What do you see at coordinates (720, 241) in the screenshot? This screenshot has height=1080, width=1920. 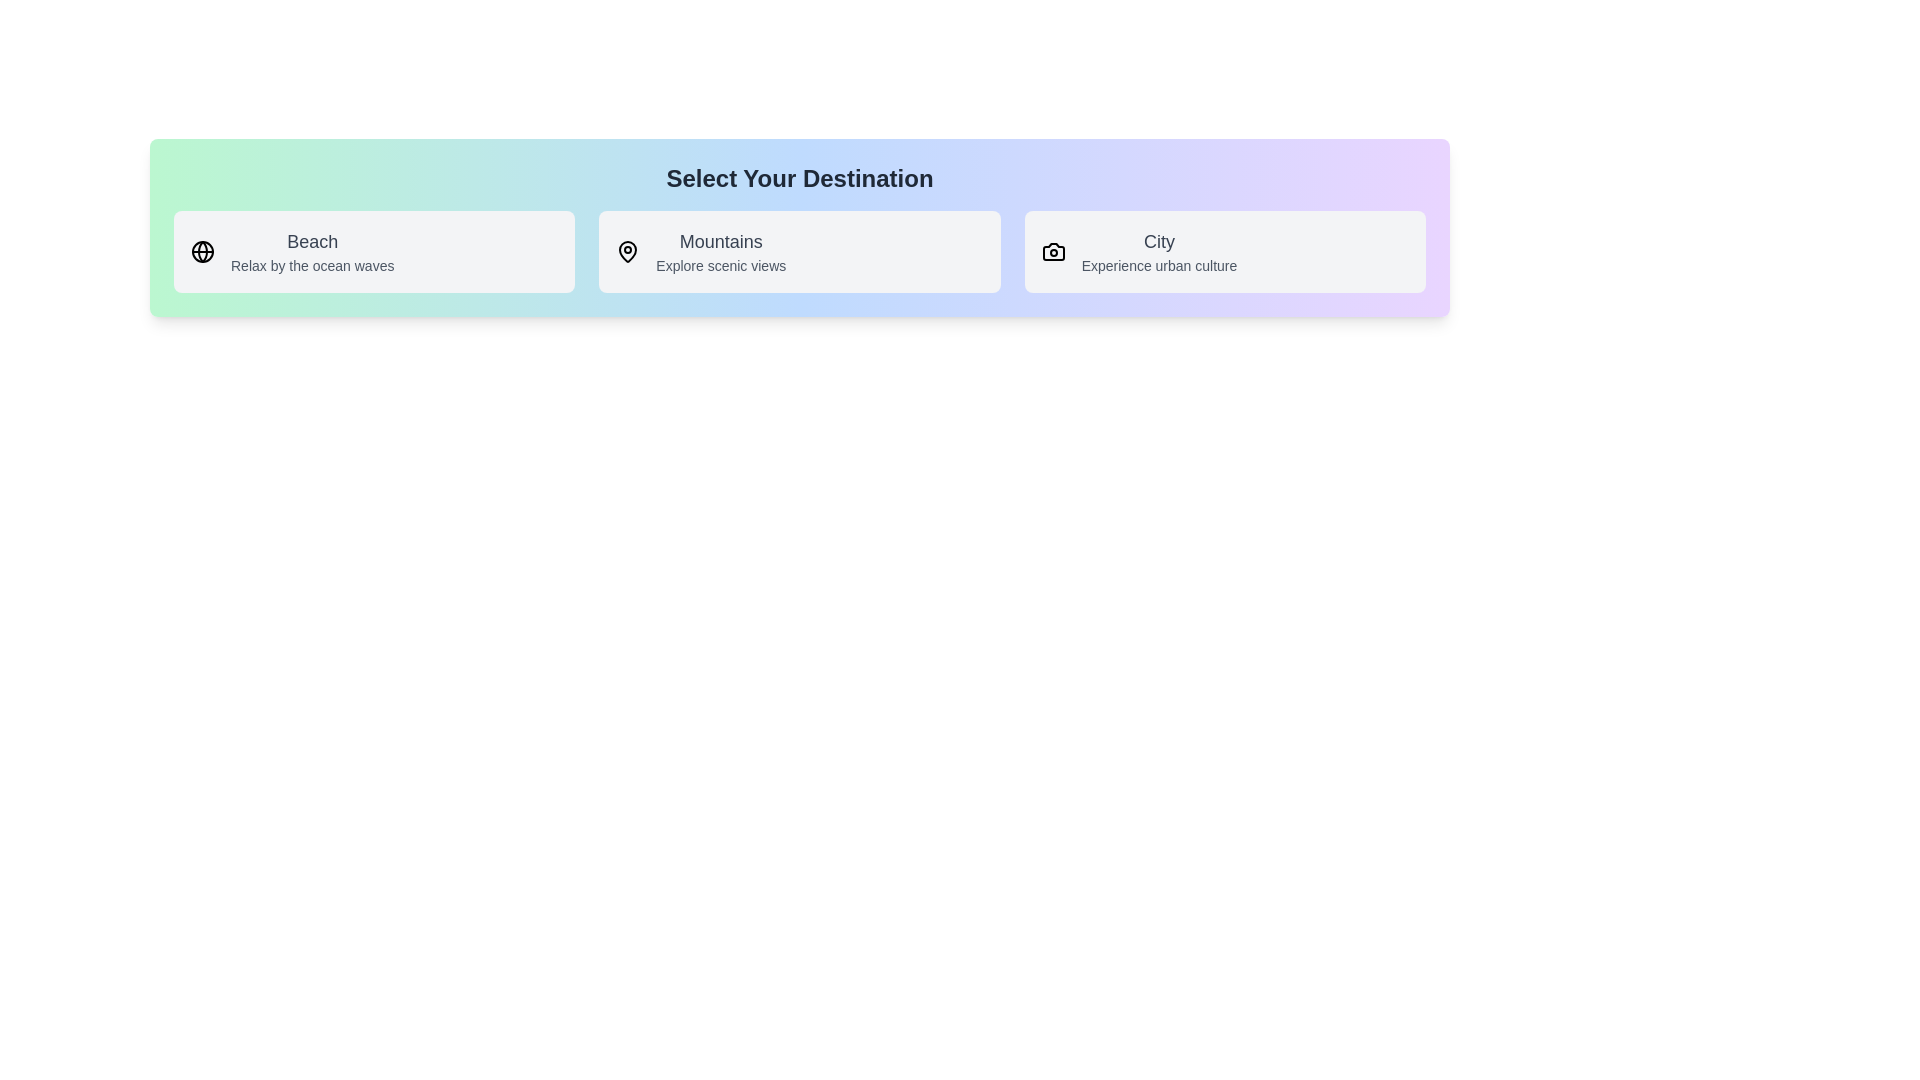 I see `the text label displaying 'Mountains' which is located in the second card under the 'Select Your Destination' section` at bounding box center [720, 241].